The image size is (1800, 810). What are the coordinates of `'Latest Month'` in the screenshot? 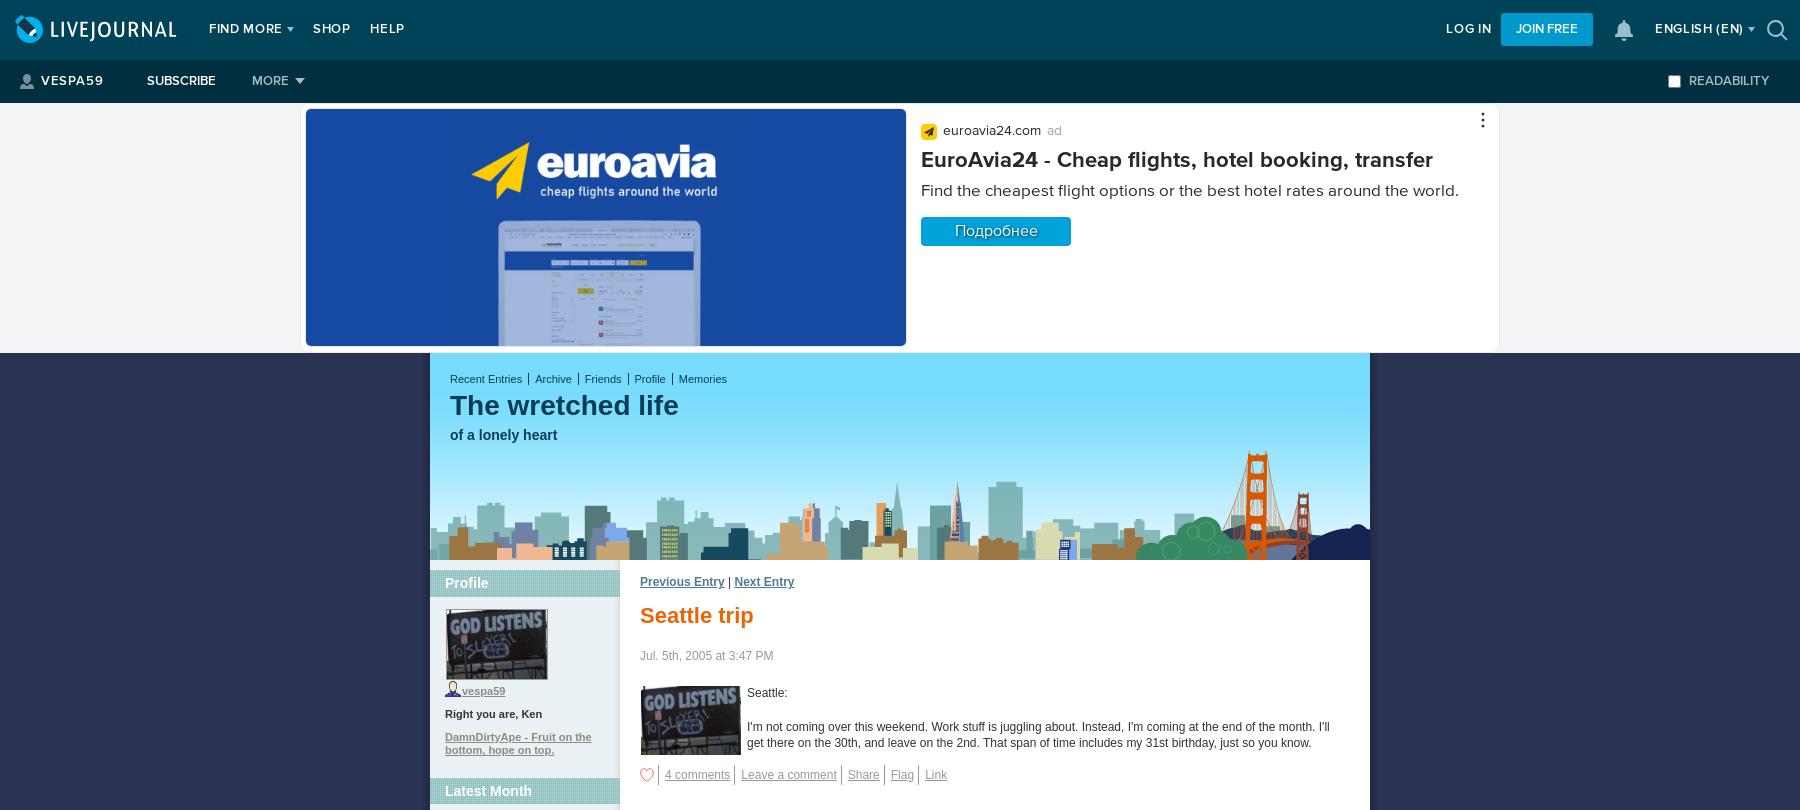 It's located at (487, 788).